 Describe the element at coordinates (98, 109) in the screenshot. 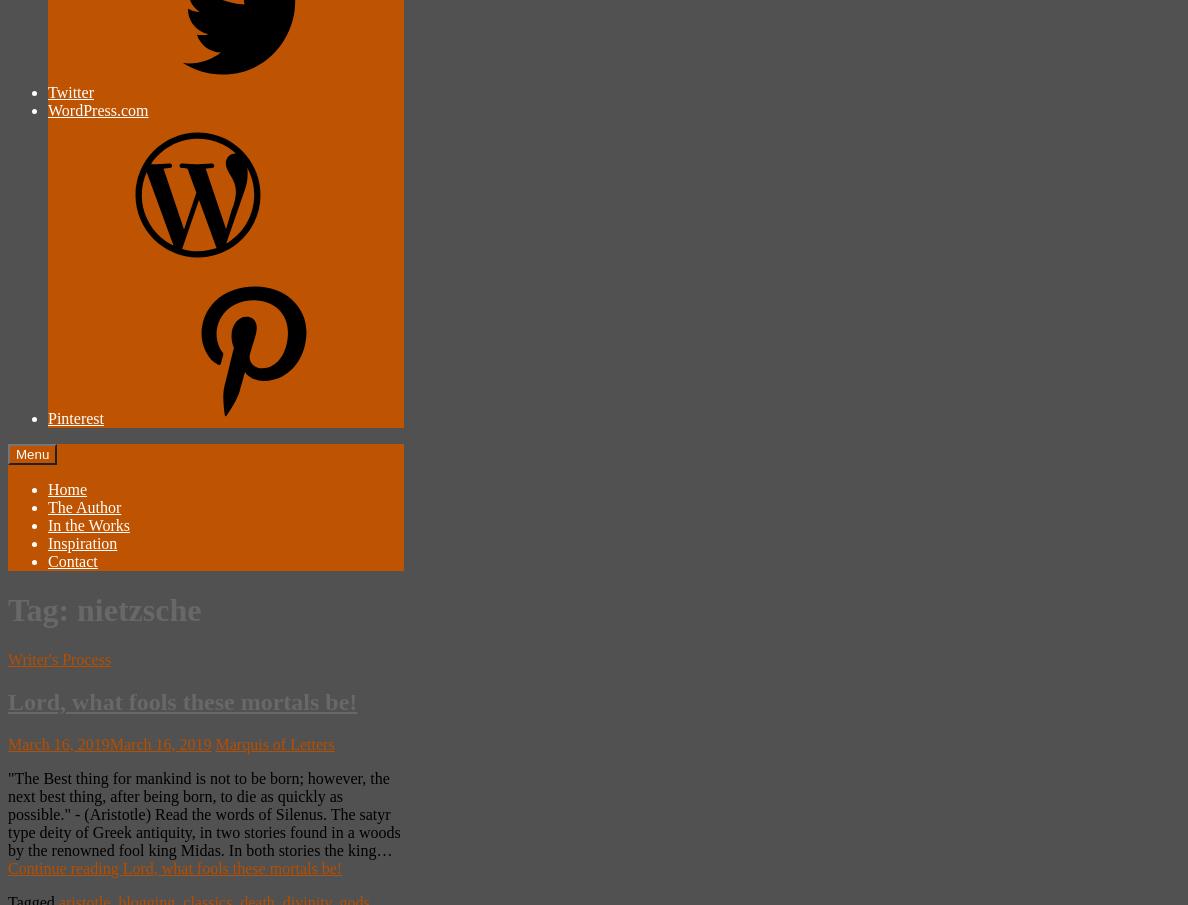

I see `'WordPress.com'` at that location.